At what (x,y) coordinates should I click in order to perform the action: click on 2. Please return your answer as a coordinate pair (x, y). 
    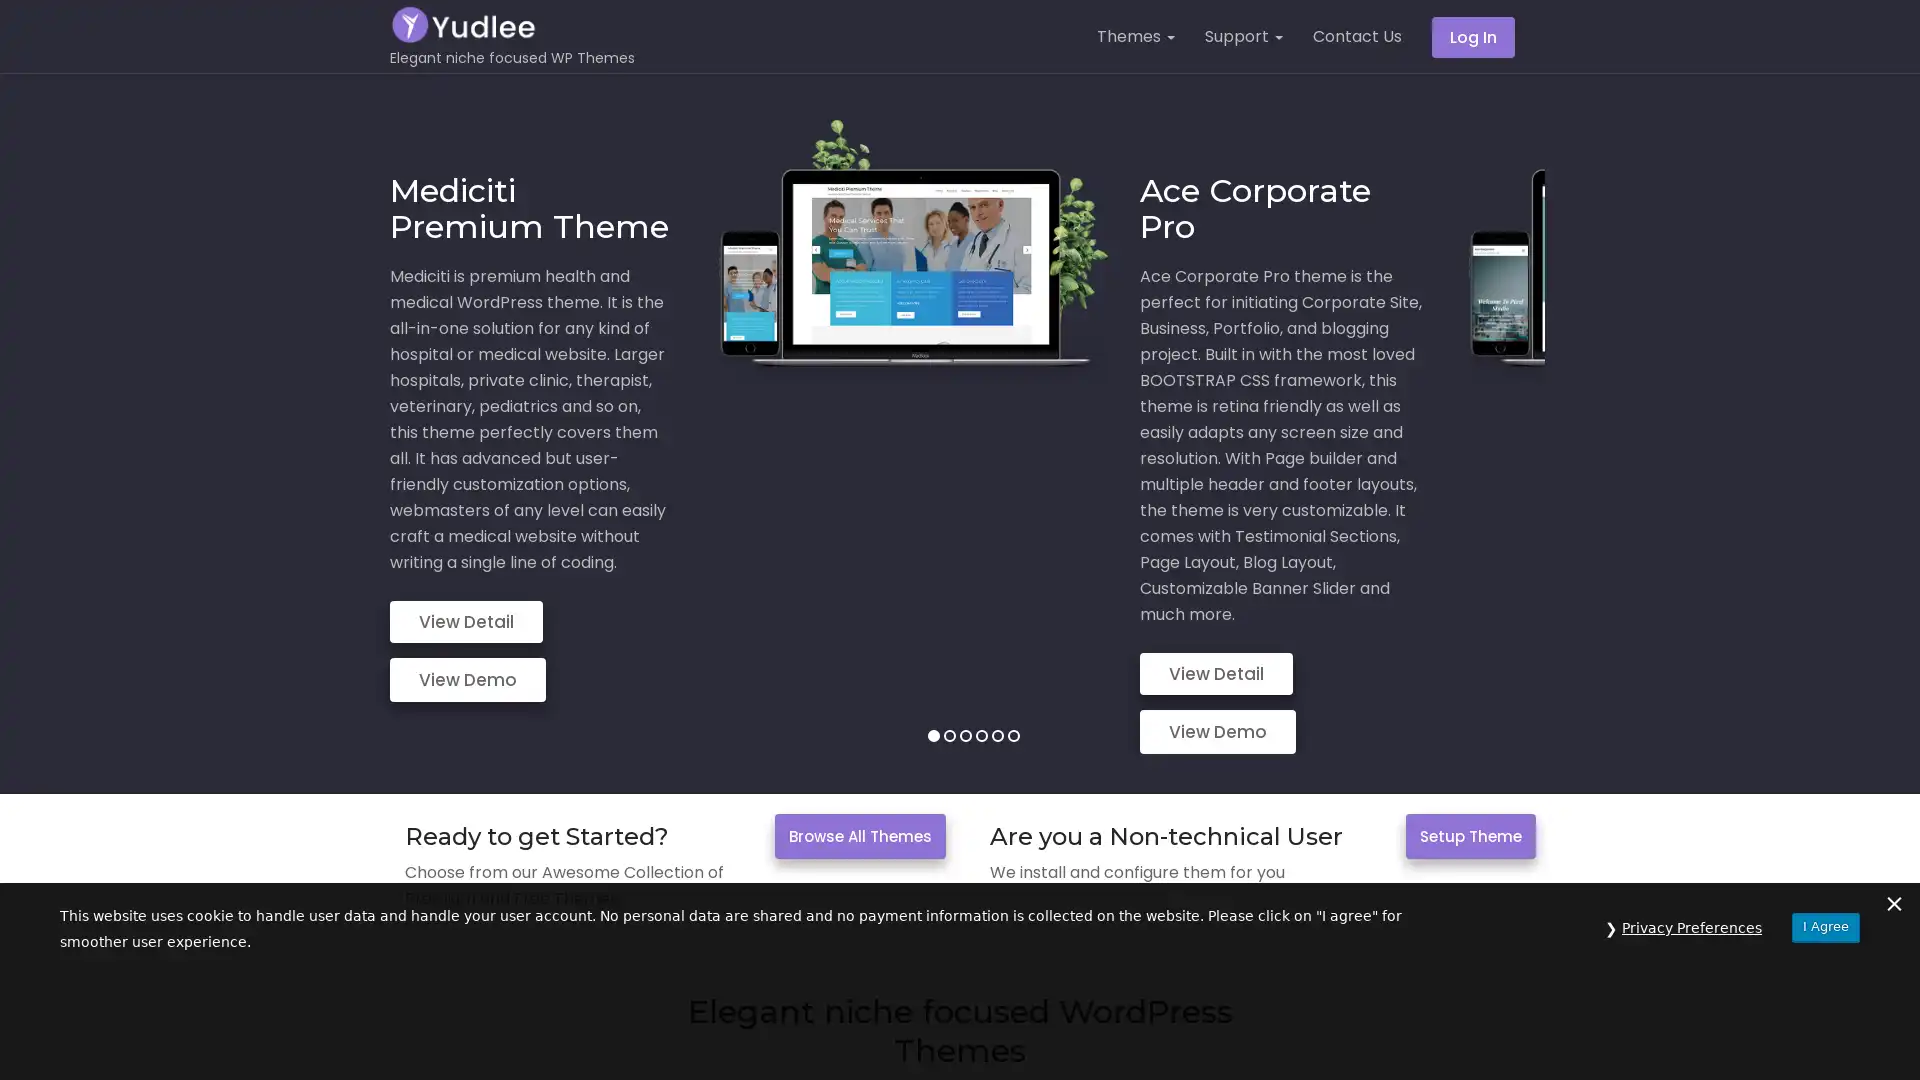
    Looking at the image, I should click on (948, 595).